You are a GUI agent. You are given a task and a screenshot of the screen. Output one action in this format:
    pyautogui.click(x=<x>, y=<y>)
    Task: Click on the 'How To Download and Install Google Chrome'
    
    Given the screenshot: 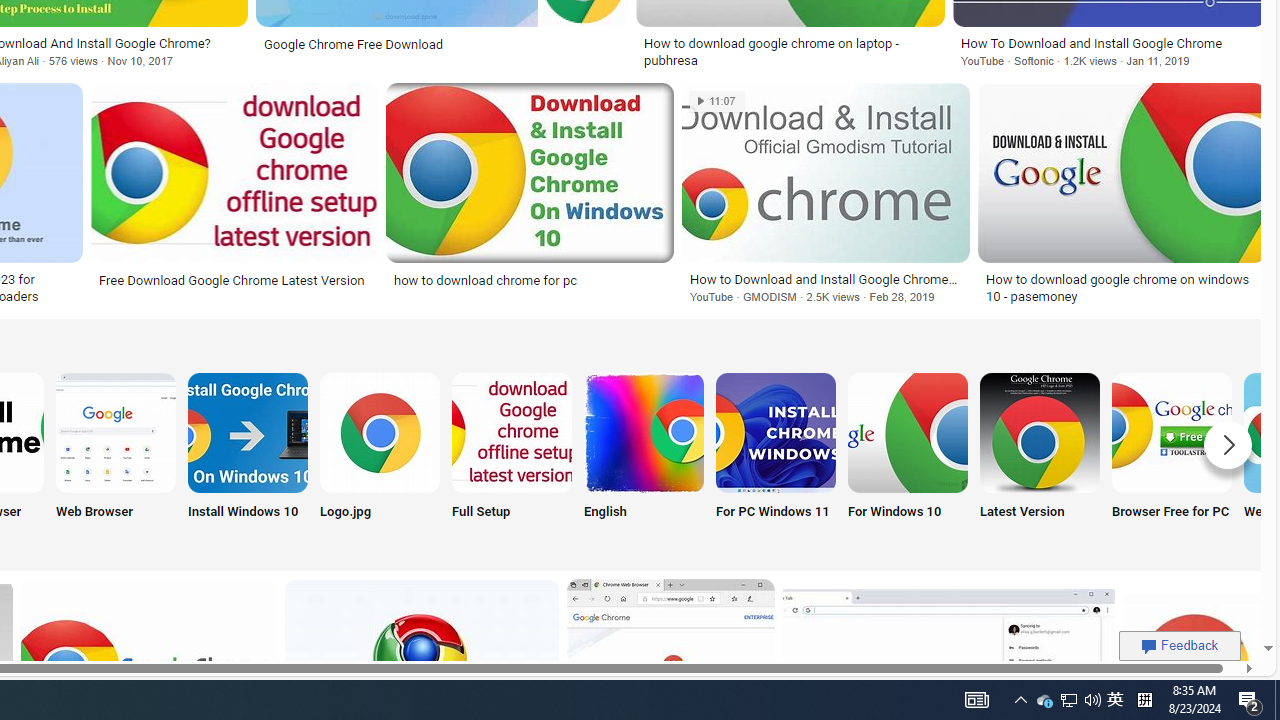 What is the action you would take?
    pyautogui.click(x=1108, y=43)
    